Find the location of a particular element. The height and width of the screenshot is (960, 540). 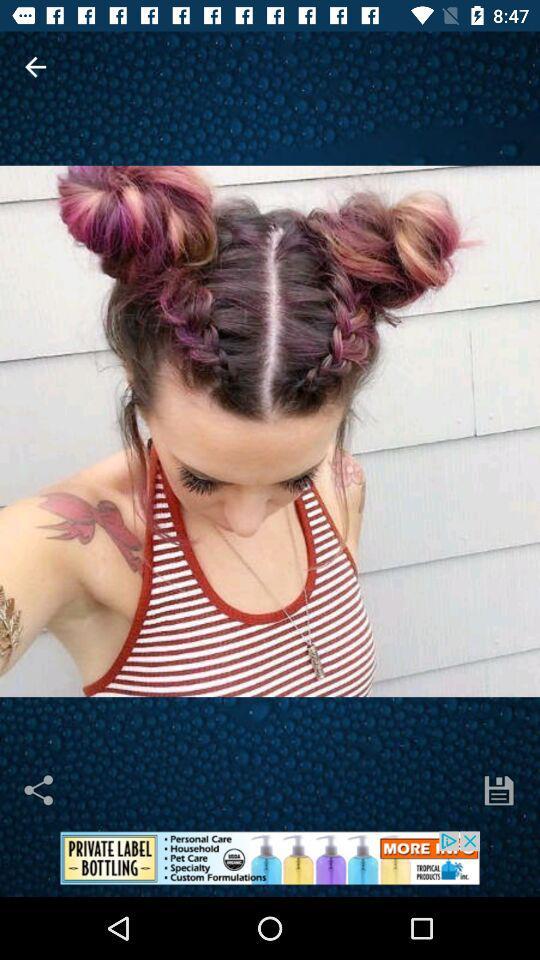

advertisement is located at coordinates (270, 863).